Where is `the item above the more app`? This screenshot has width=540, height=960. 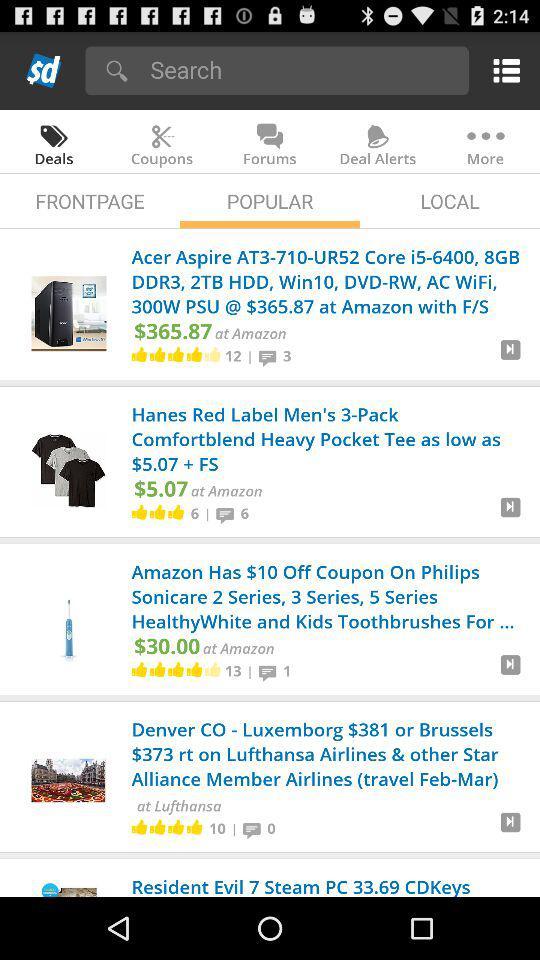 the item above the more app is located at coordinates (502, 70).